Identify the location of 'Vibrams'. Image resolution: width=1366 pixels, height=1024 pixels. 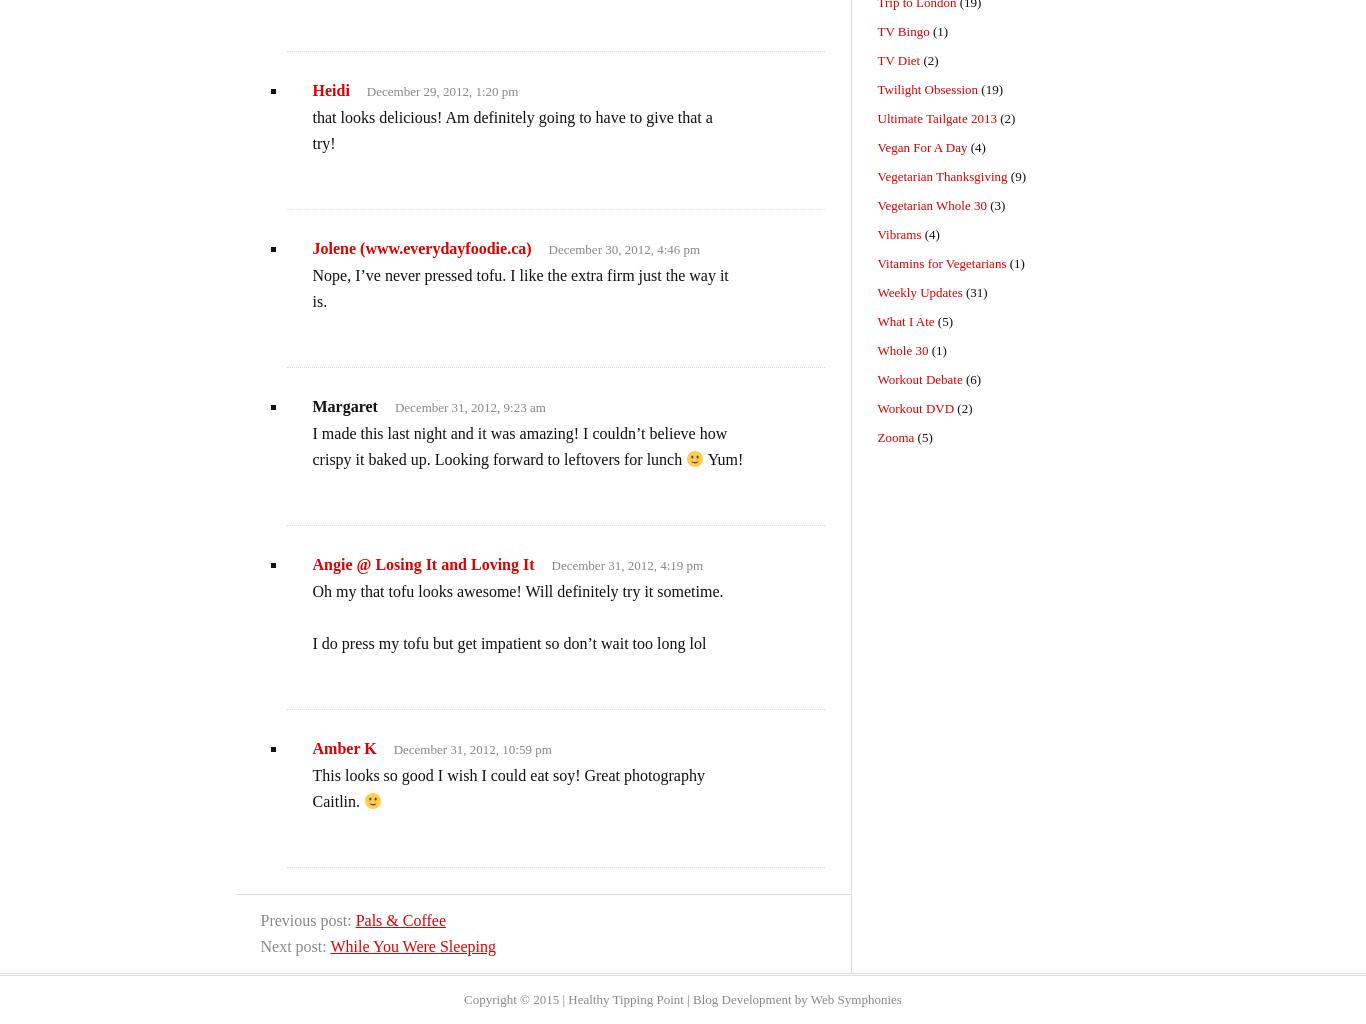
(897, 233).